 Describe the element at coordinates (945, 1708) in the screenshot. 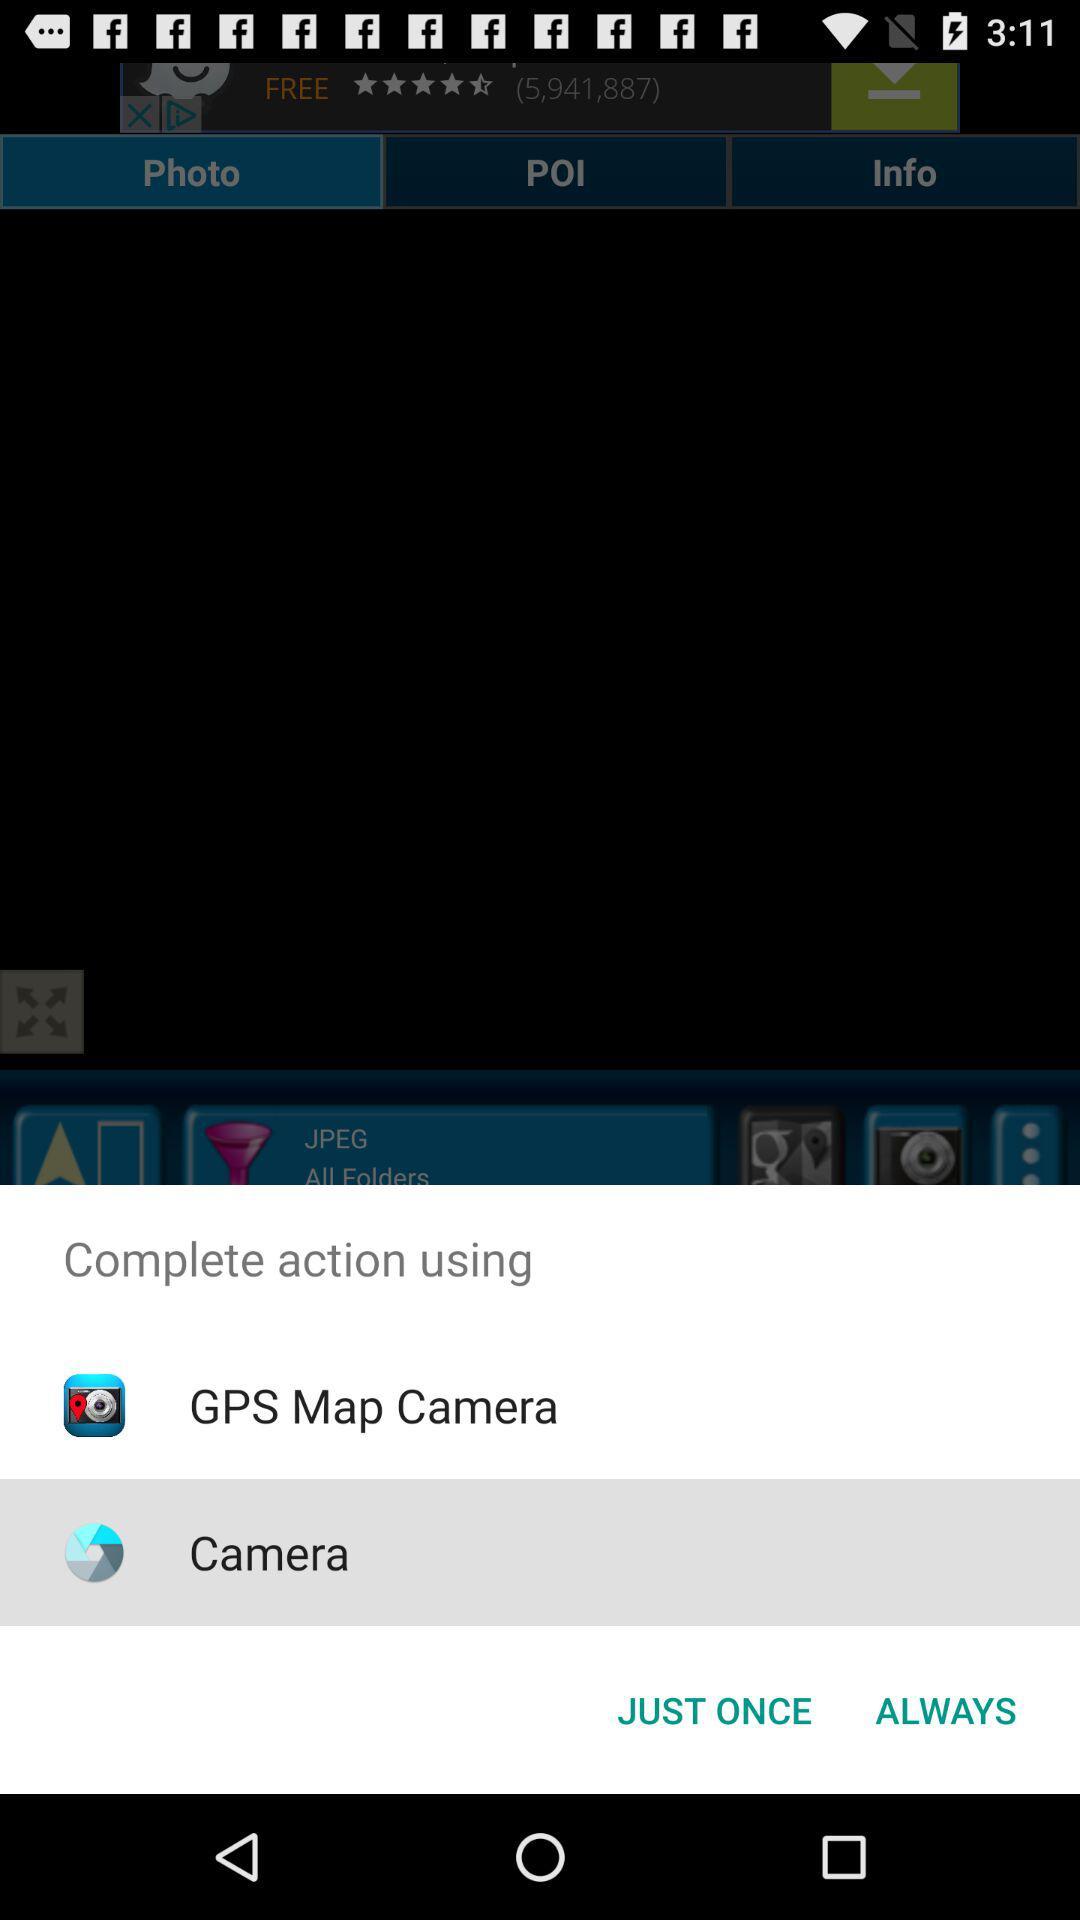

I see `the icon at the bottom right corner` at that location.